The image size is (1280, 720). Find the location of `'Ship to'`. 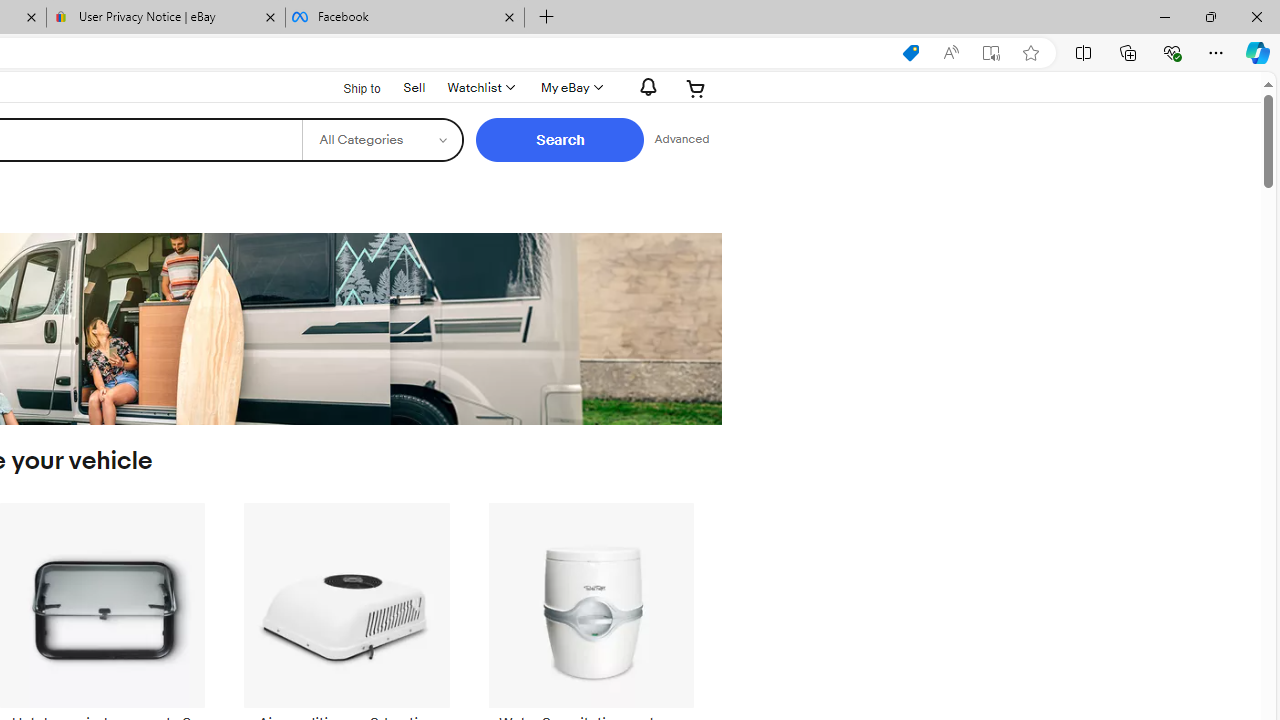

'Ship to' is located at coordinates (349, 88).